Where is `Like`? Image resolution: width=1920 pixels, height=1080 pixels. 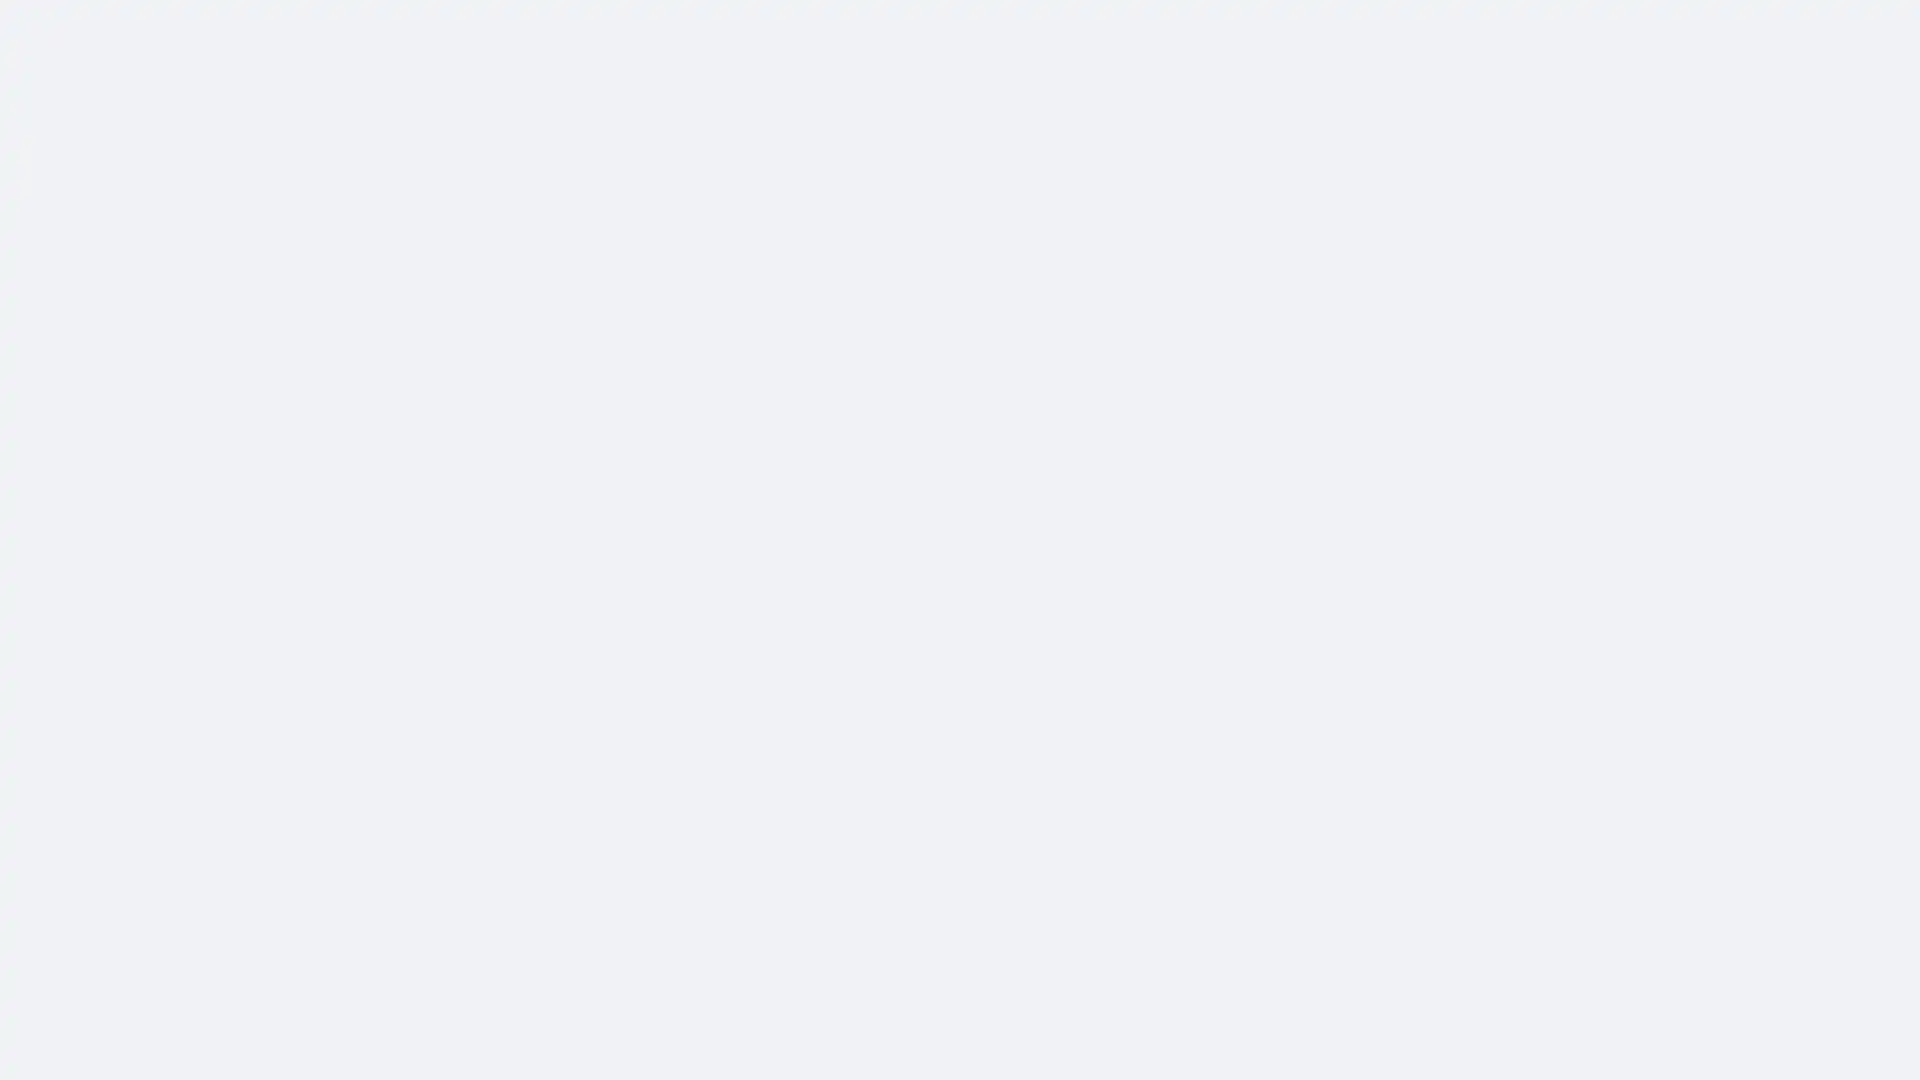 Like is located at coordinates (990, 526).